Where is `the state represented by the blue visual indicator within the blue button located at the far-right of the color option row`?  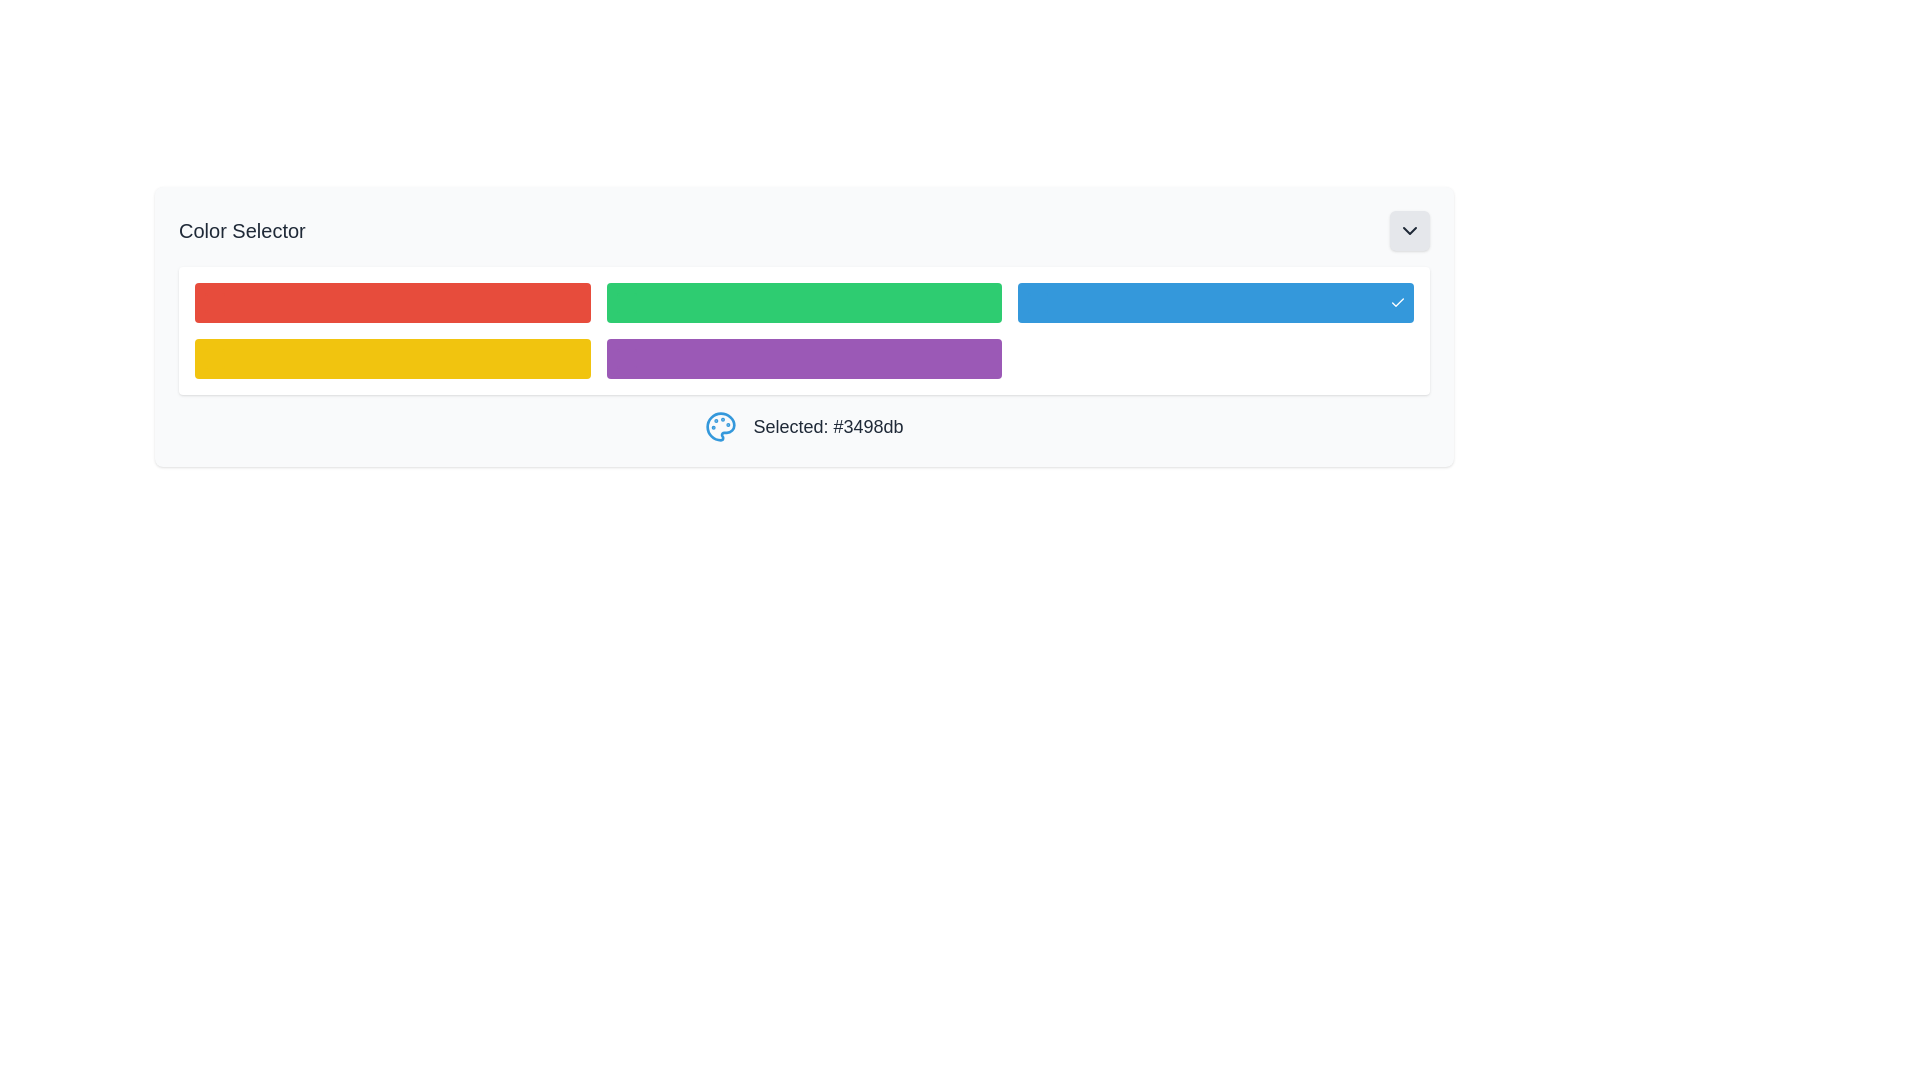
the state represented by the blue visual indicator within the blue button located at the far-right of the color option row is located at coordinates (1038, 303).